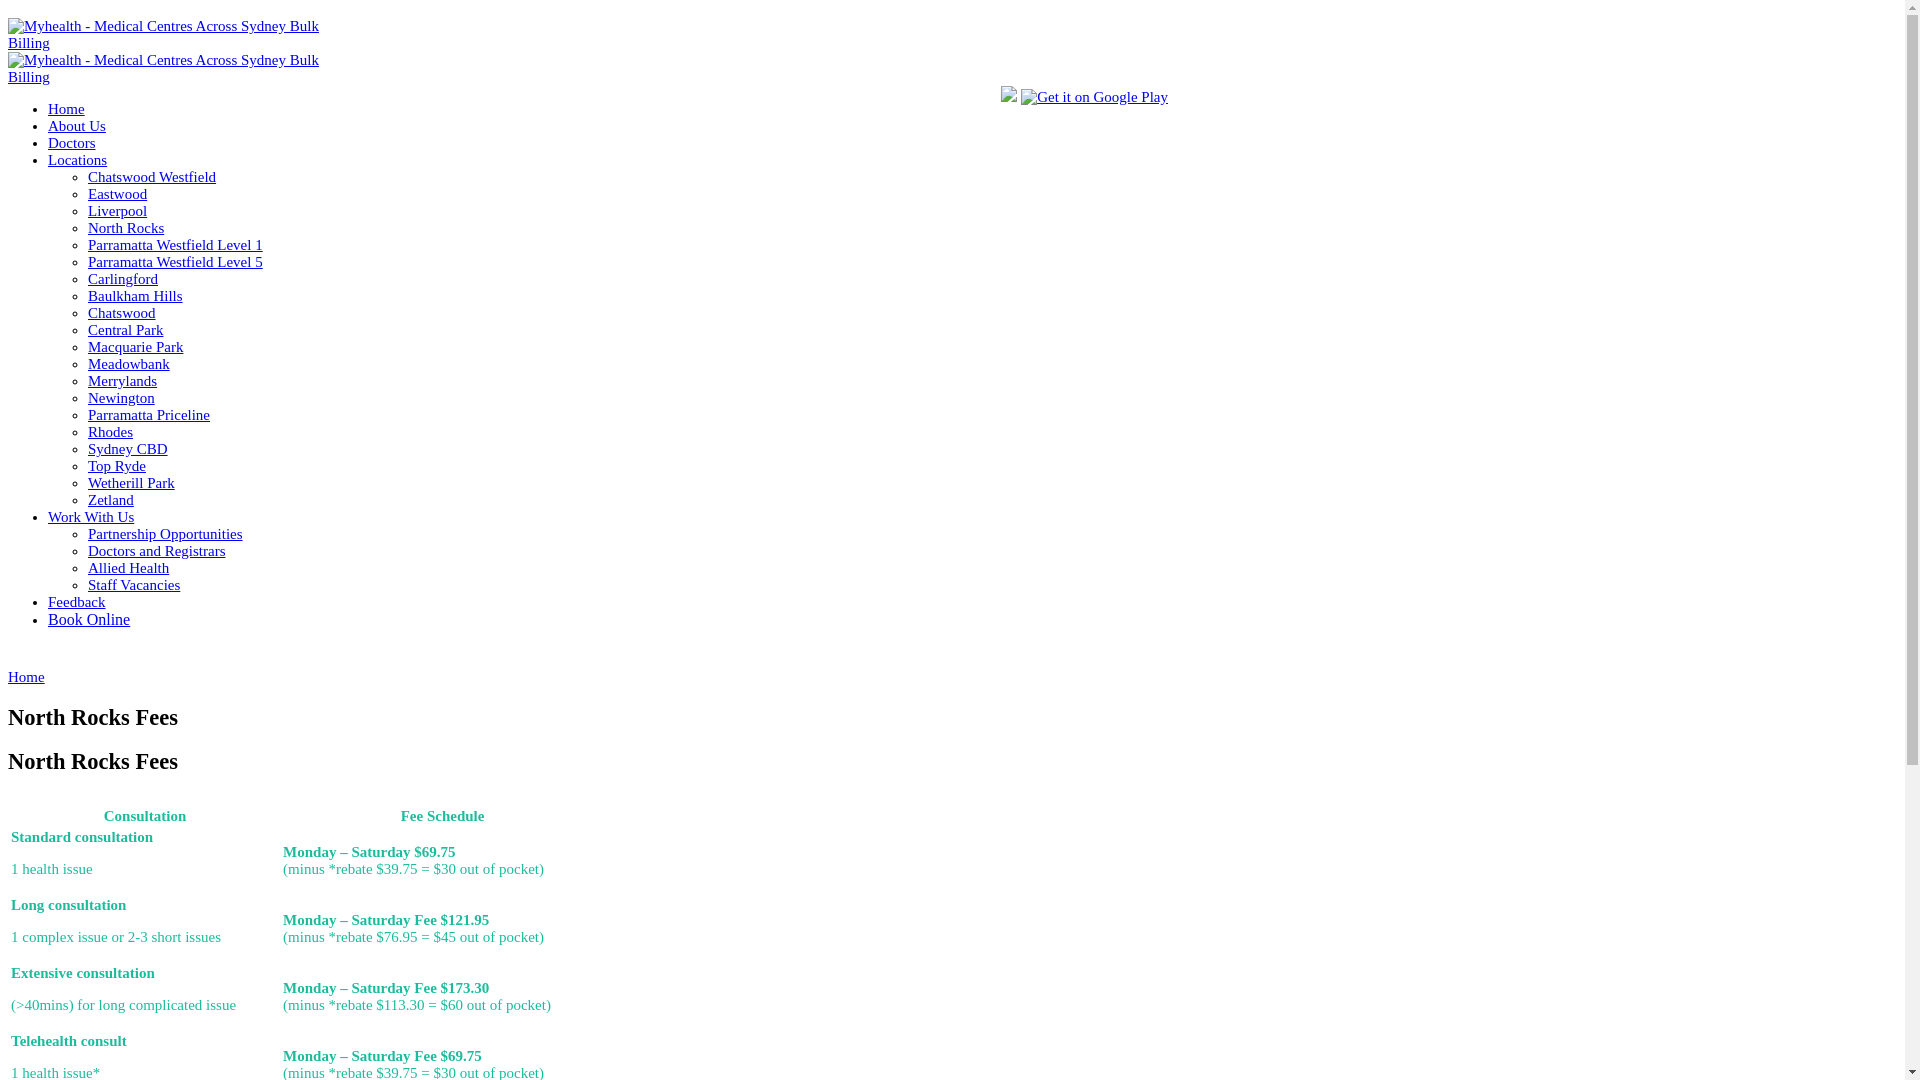 The image size is (1920, 1080). Describe the element at coordinates (26, 676) in the screenshot. I see `'Home'` at that location.